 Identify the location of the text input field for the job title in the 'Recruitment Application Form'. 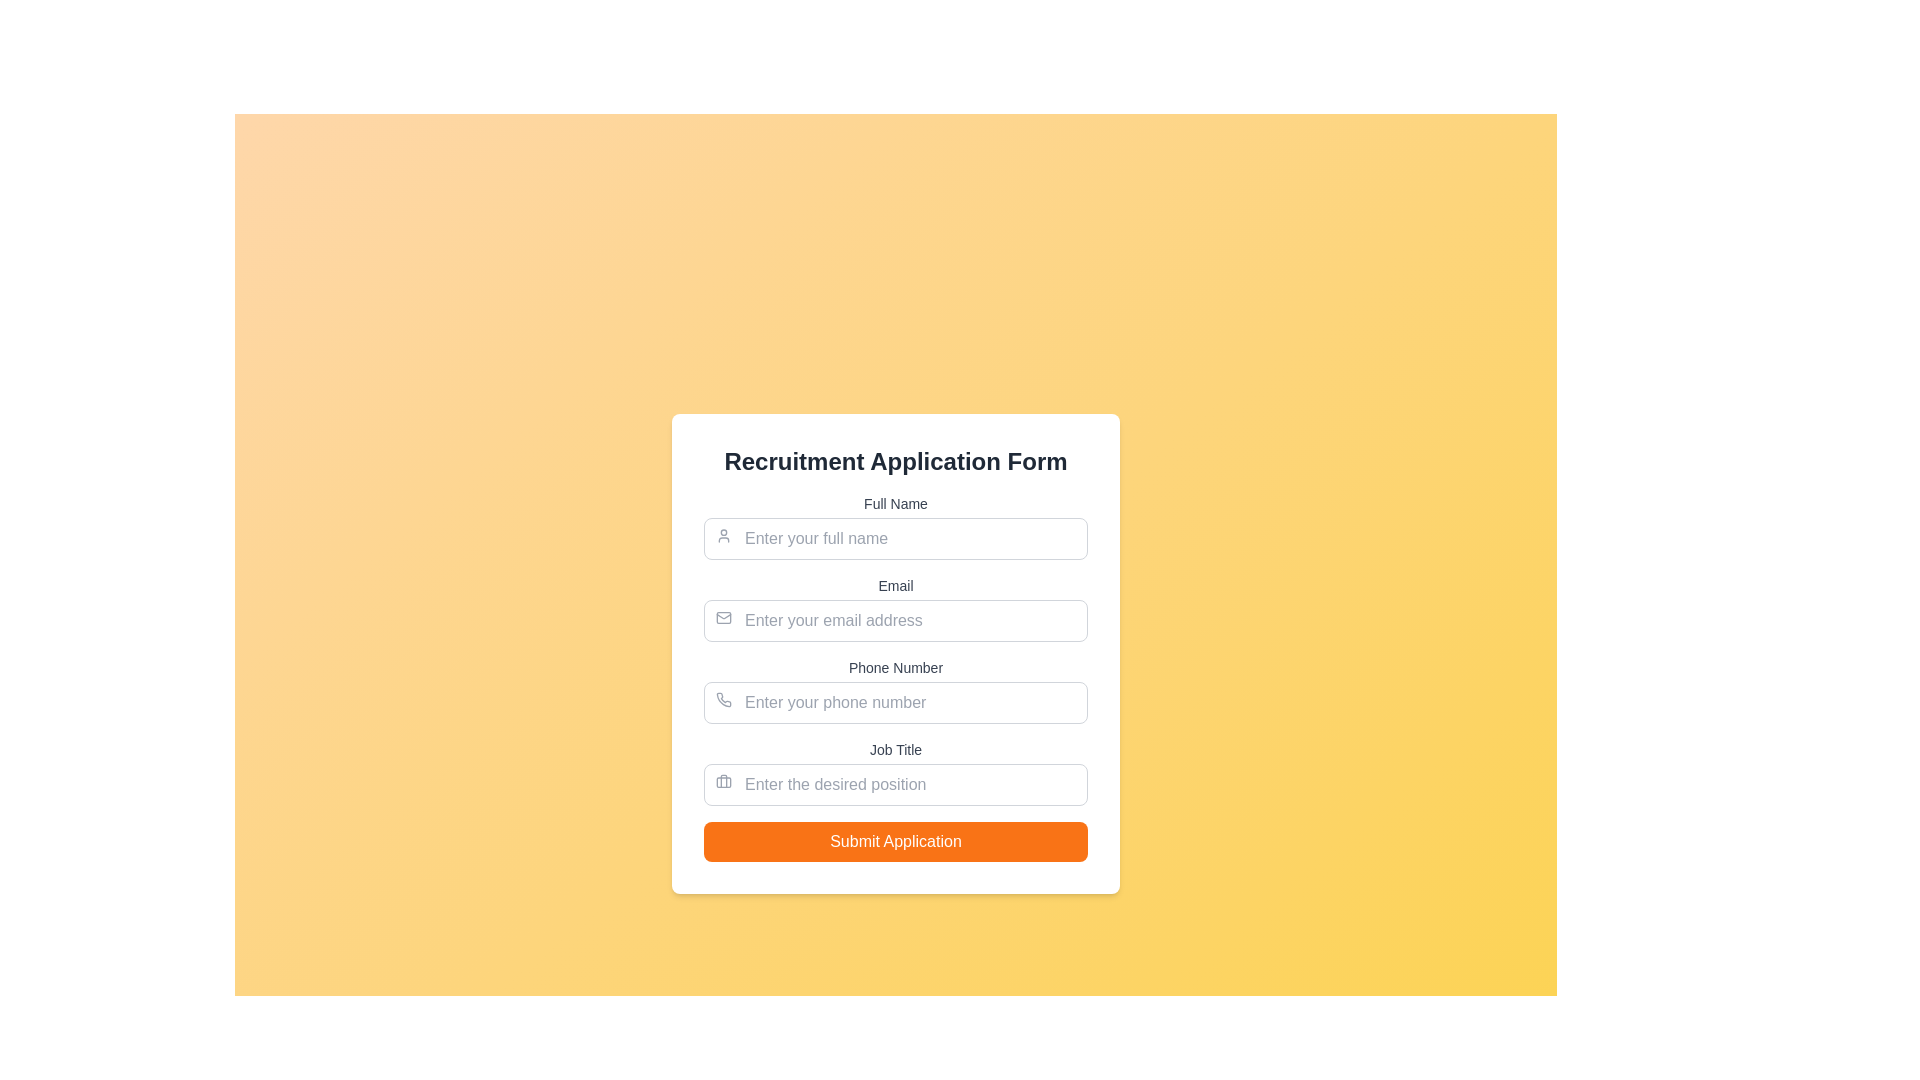
(895, 784).